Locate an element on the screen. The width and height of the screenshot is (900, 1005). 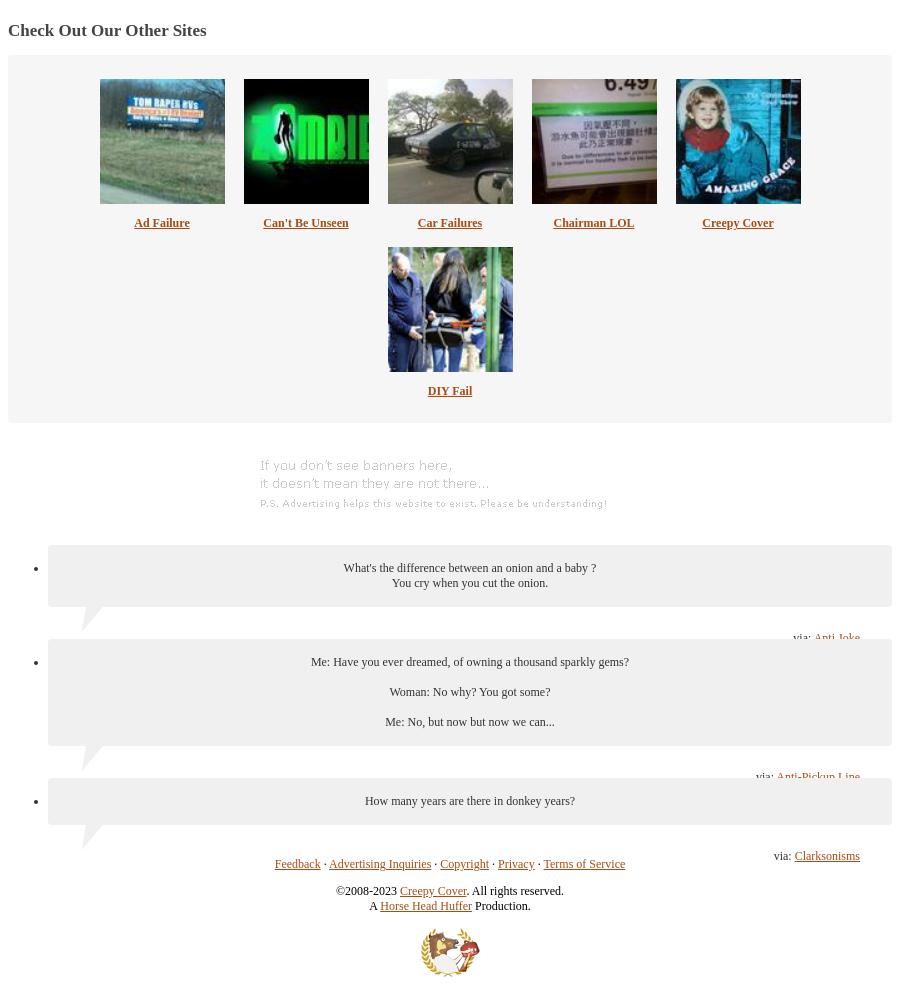
'What's the difference between an onion and a baby ?' is located at coordinates (468, 566).